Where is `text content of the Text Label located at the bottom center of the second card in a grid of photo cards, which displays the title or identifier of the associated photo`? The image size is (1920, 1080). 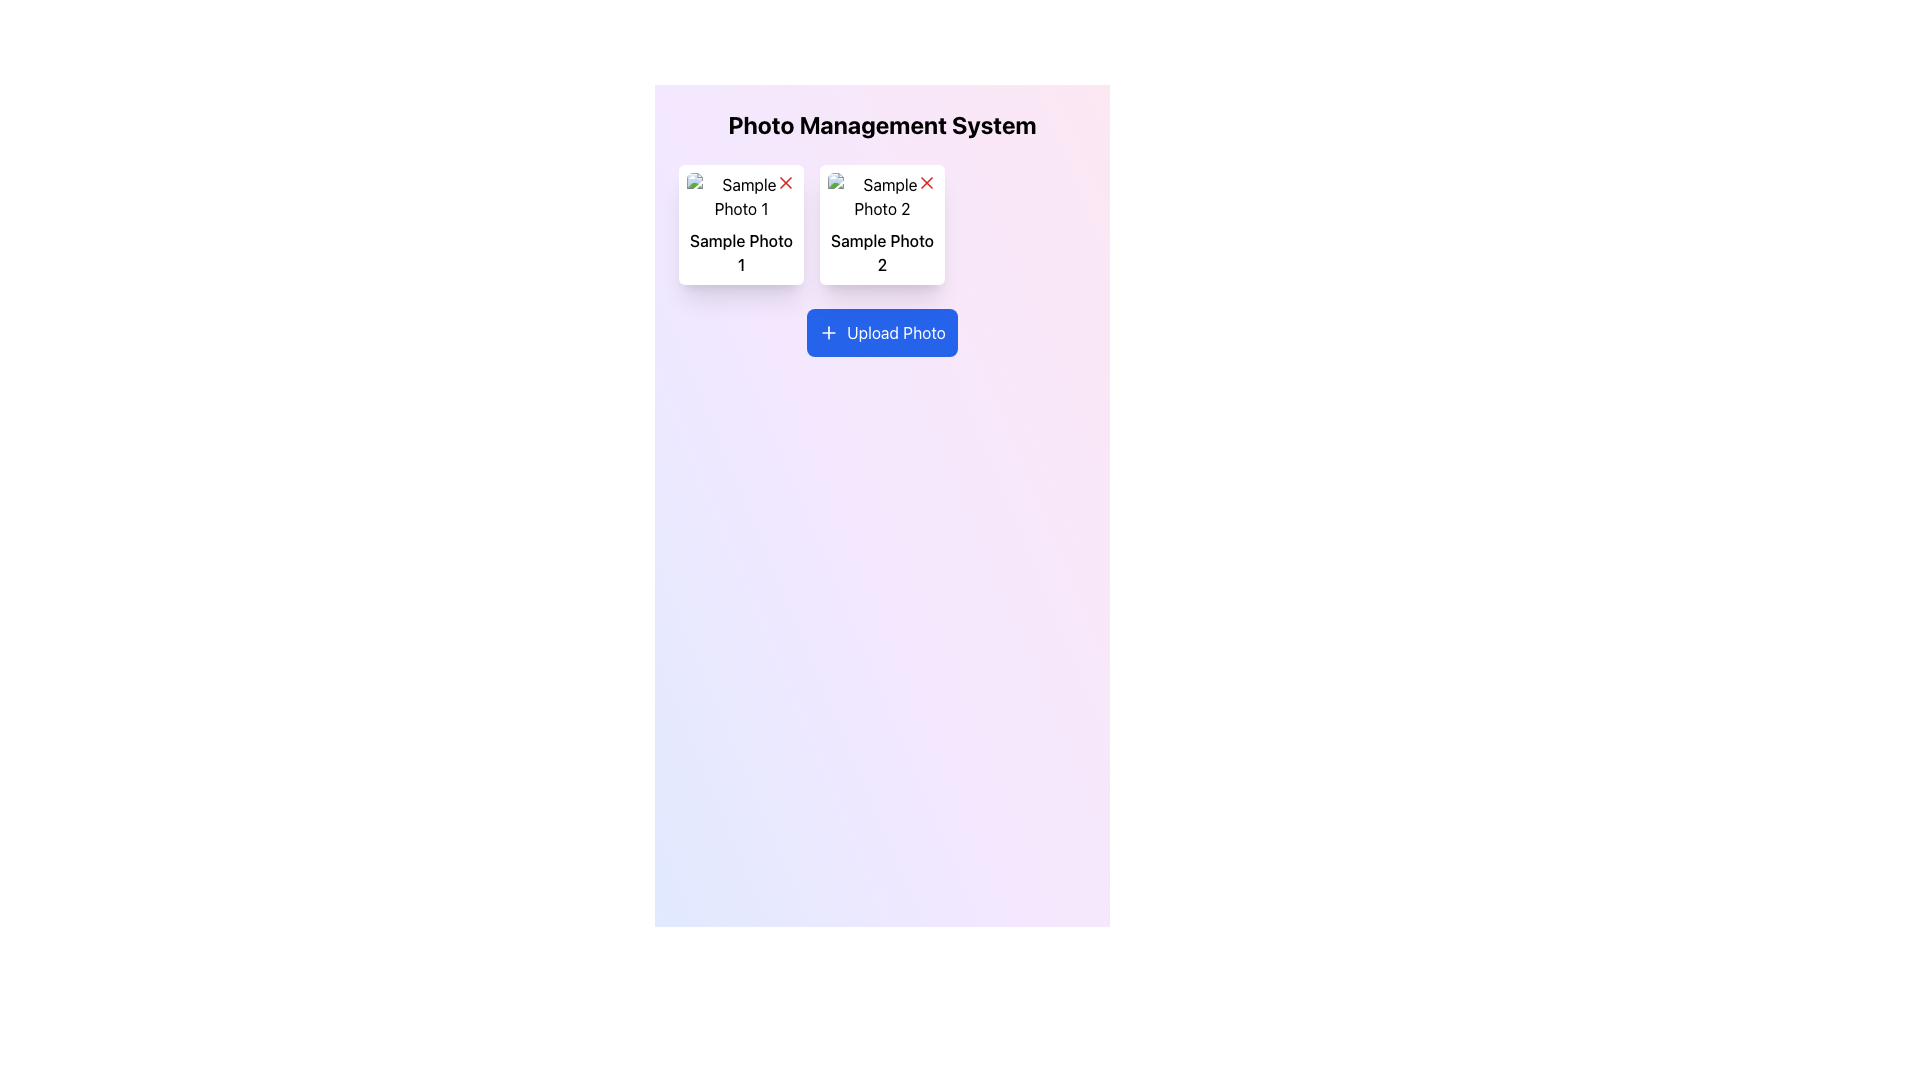
text content of the Text Label located at the bottom center of the second card in a grid of photo cards, which displays the title or identifier of the associated photo is located at coordinates (881, 252).